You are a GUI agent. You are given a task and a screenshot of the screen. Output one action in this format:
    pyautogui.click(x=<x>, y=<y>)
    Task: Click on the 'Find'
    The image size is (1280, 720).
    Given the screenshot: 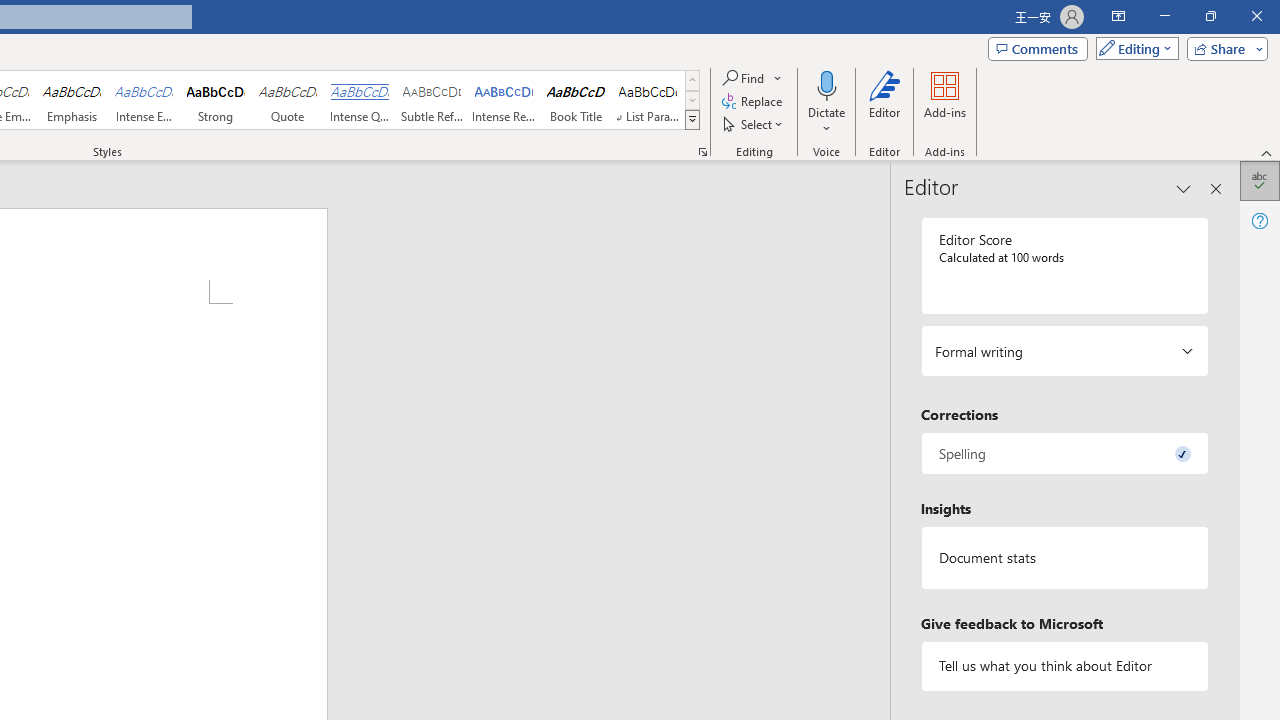 What is the action you would take?
    pyautogui.click(x=752, y=77)
    